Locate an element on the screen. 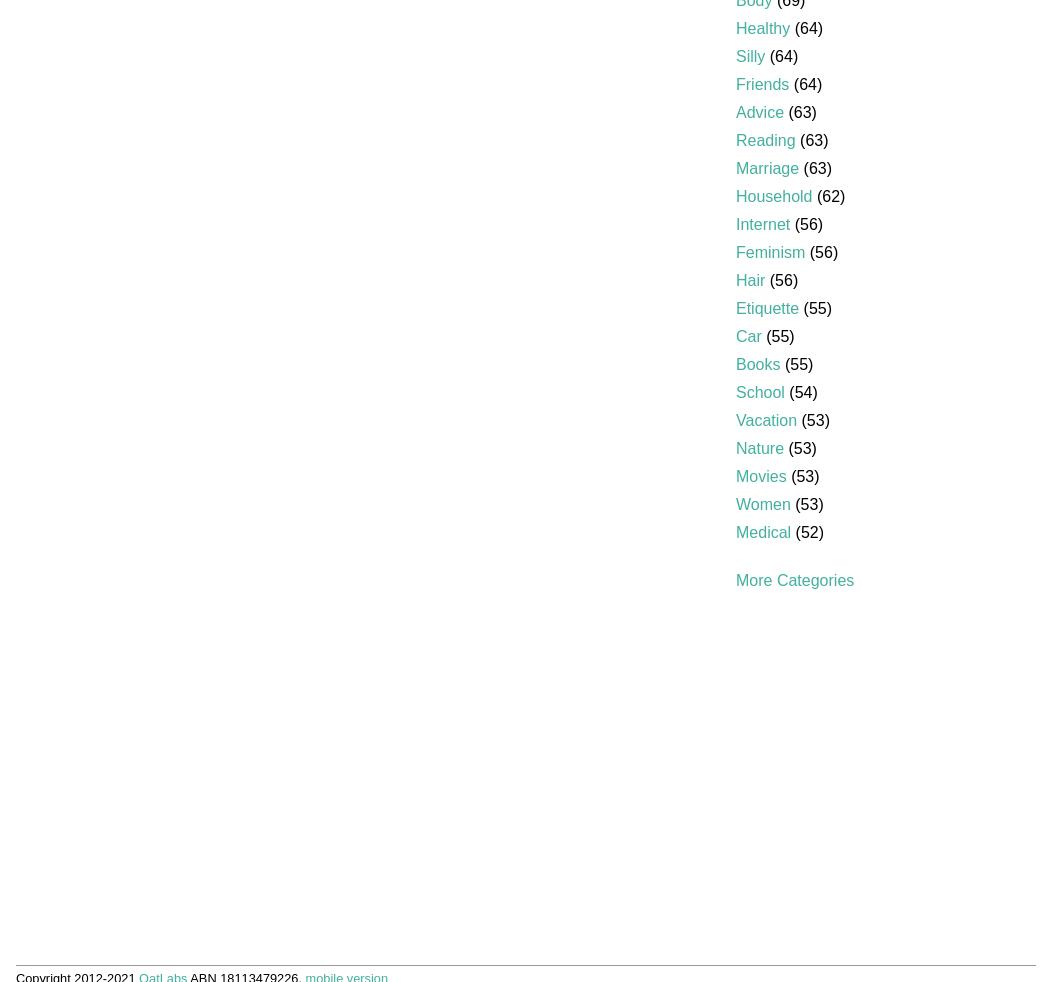 This screenshot has height=982, width=1050. 'Medical' is located at coordinates (735, 531).